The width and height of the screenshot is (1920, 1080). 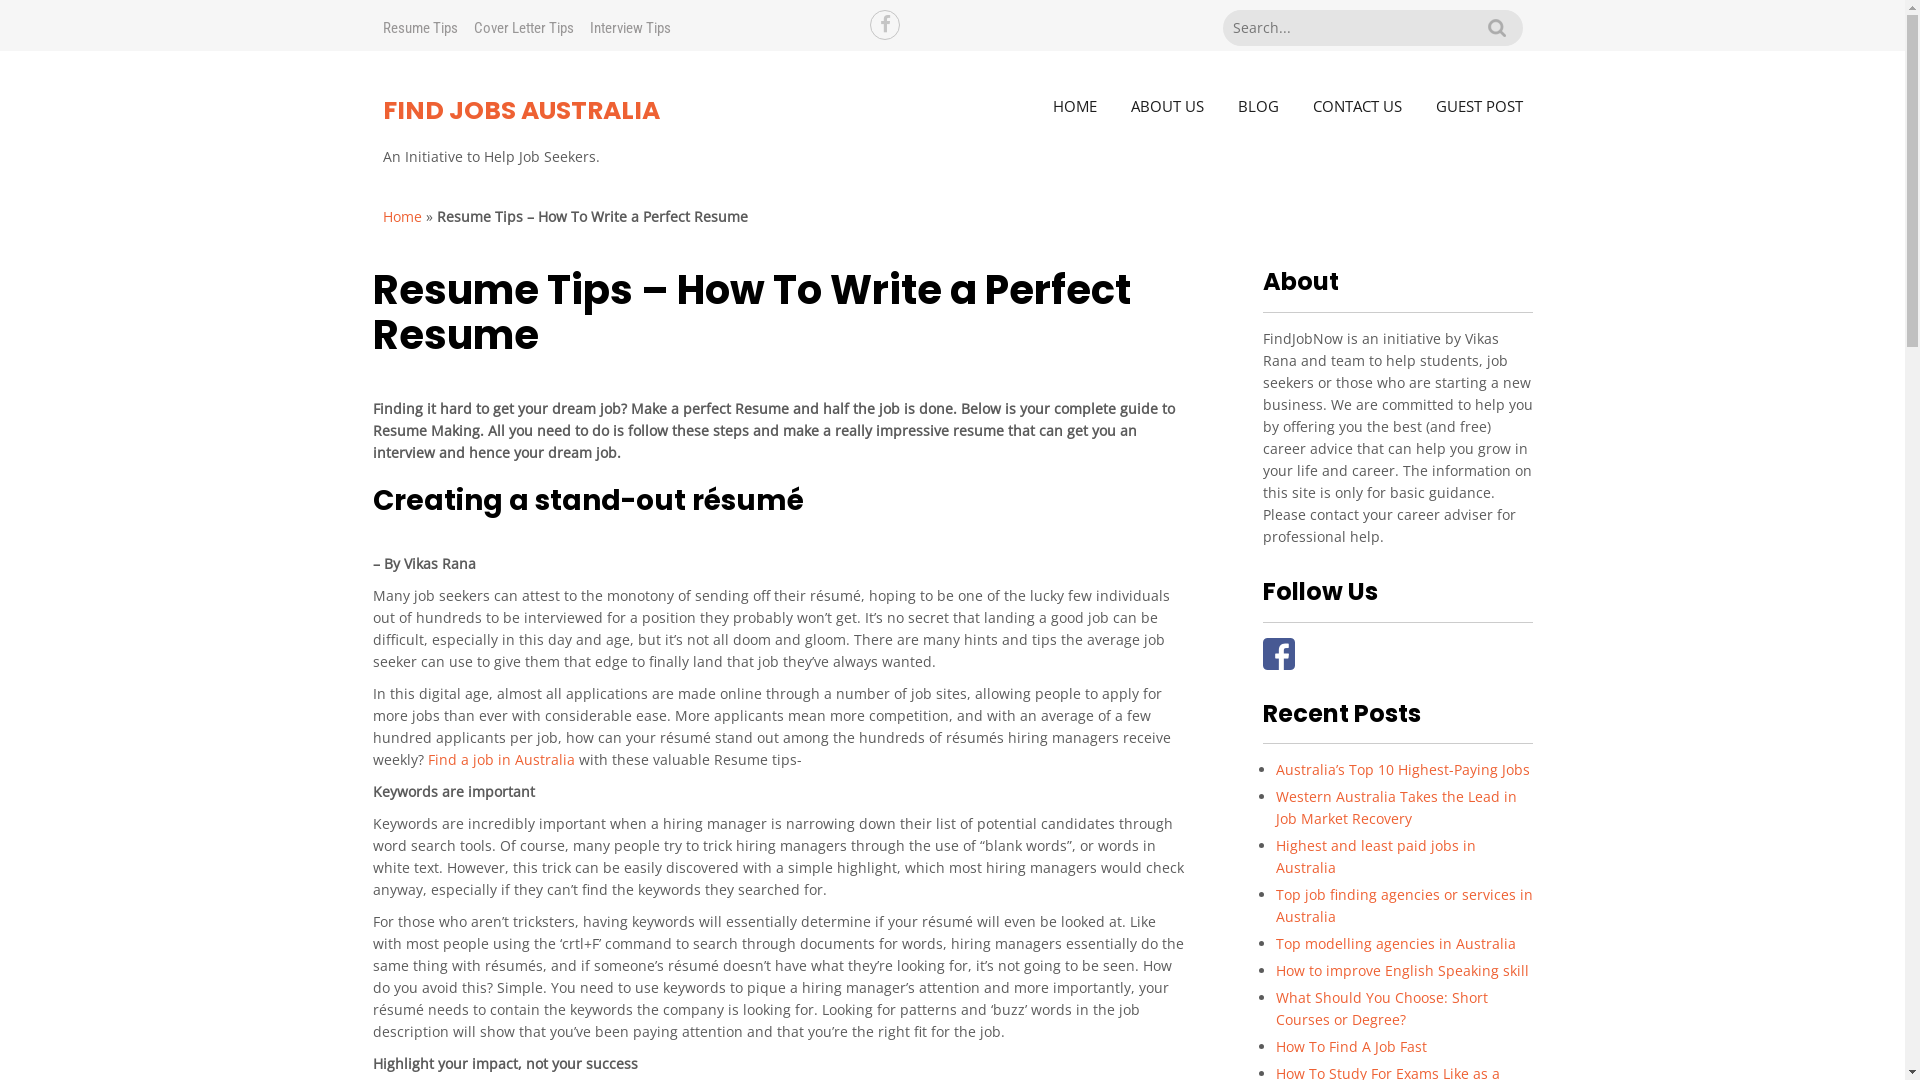 I want to click on 'Western Australia Takes the Lead in Job Market Recovery', so click(x=1395, y=806).